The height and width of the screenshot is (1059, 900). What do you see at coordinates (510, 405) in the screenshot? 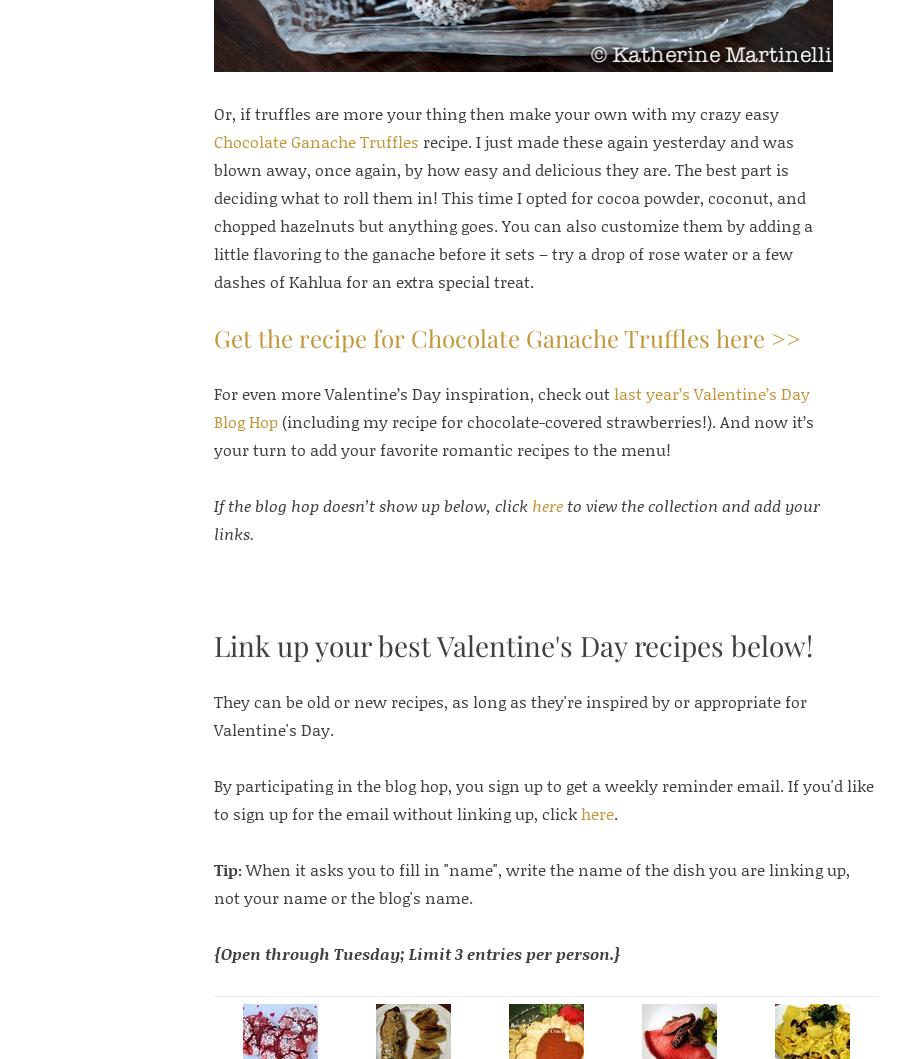
I see `'last year’s Valentine’s Day Blog Hop'` at bounding box center [510, 405].